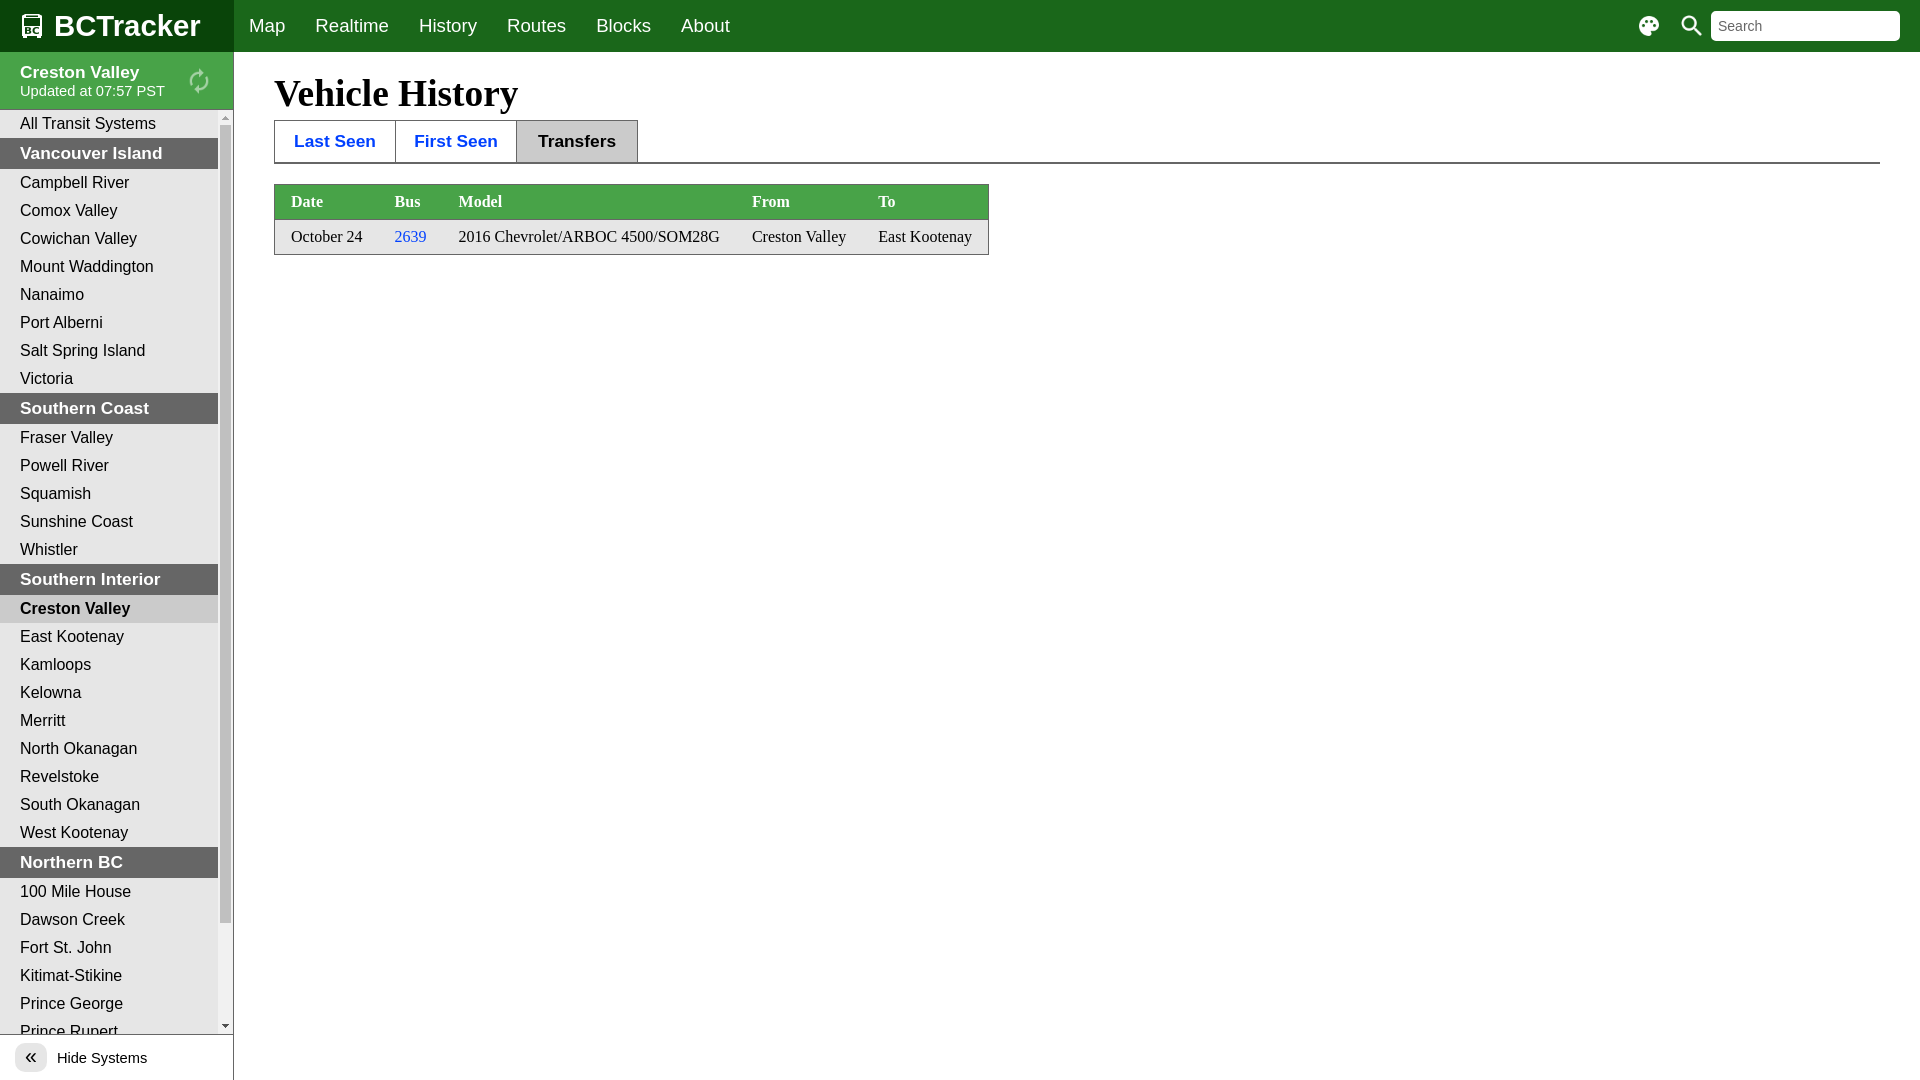  Describe the element at coordinates (108, 833) in the screenshot. I see `'West Kootenay'` at that location.